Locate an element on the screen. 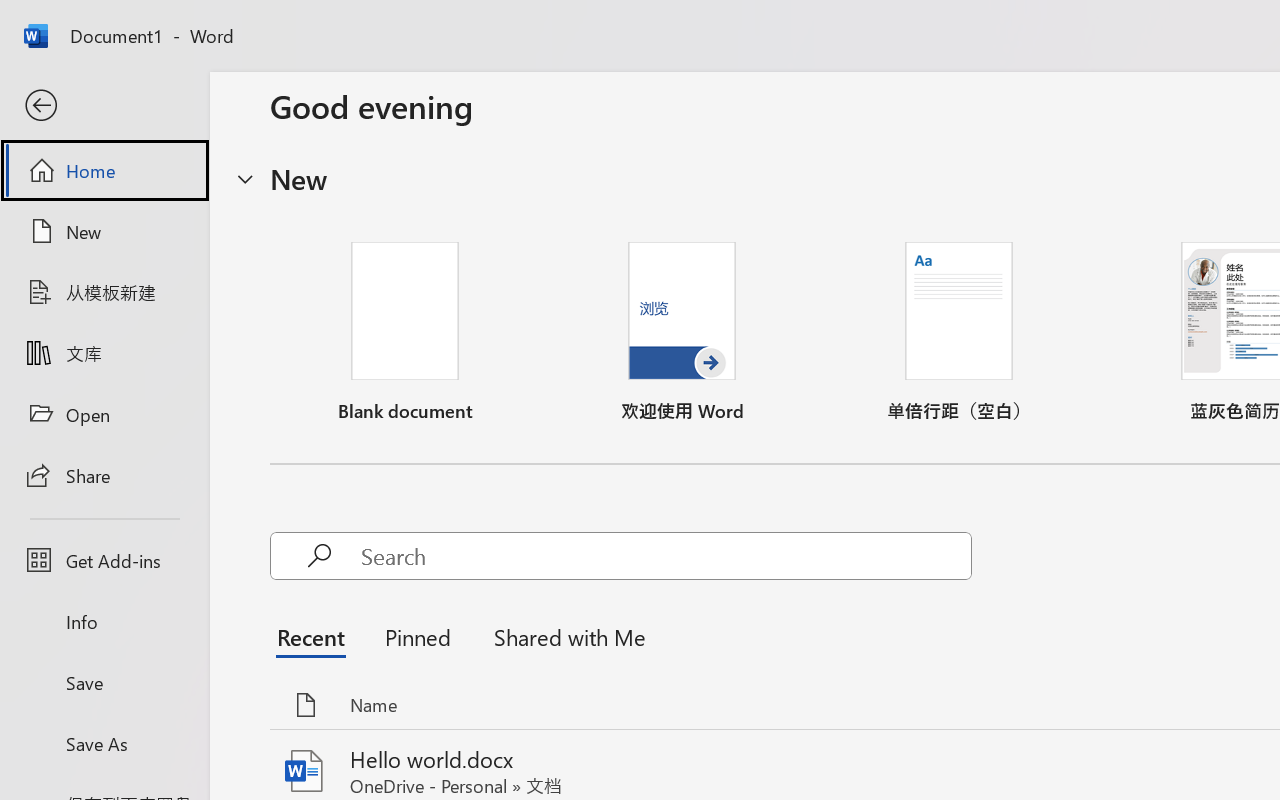 This screenshot has width=1280, height=800. 'Search' is located at coordinates (666, 556).